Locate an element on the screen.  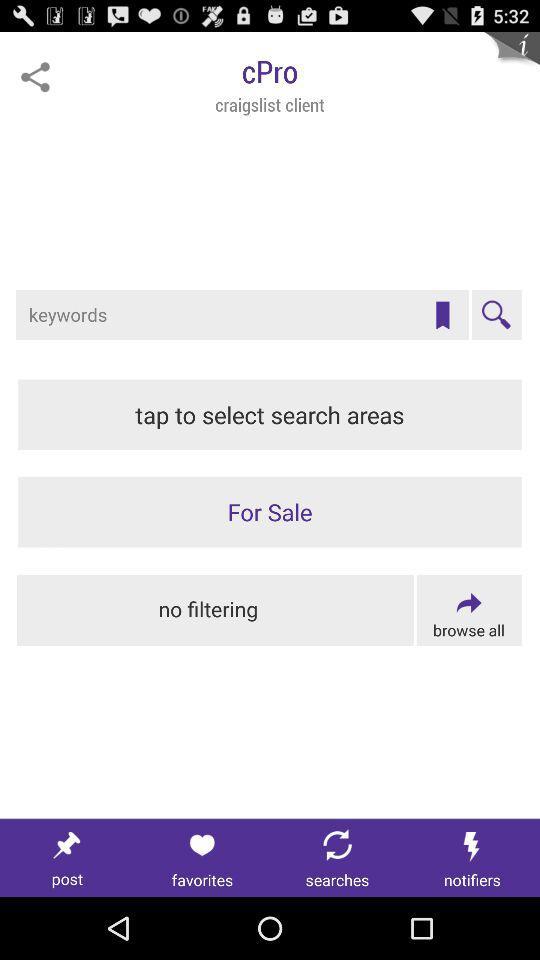
for sale listings is located at coordinates (270, 511).